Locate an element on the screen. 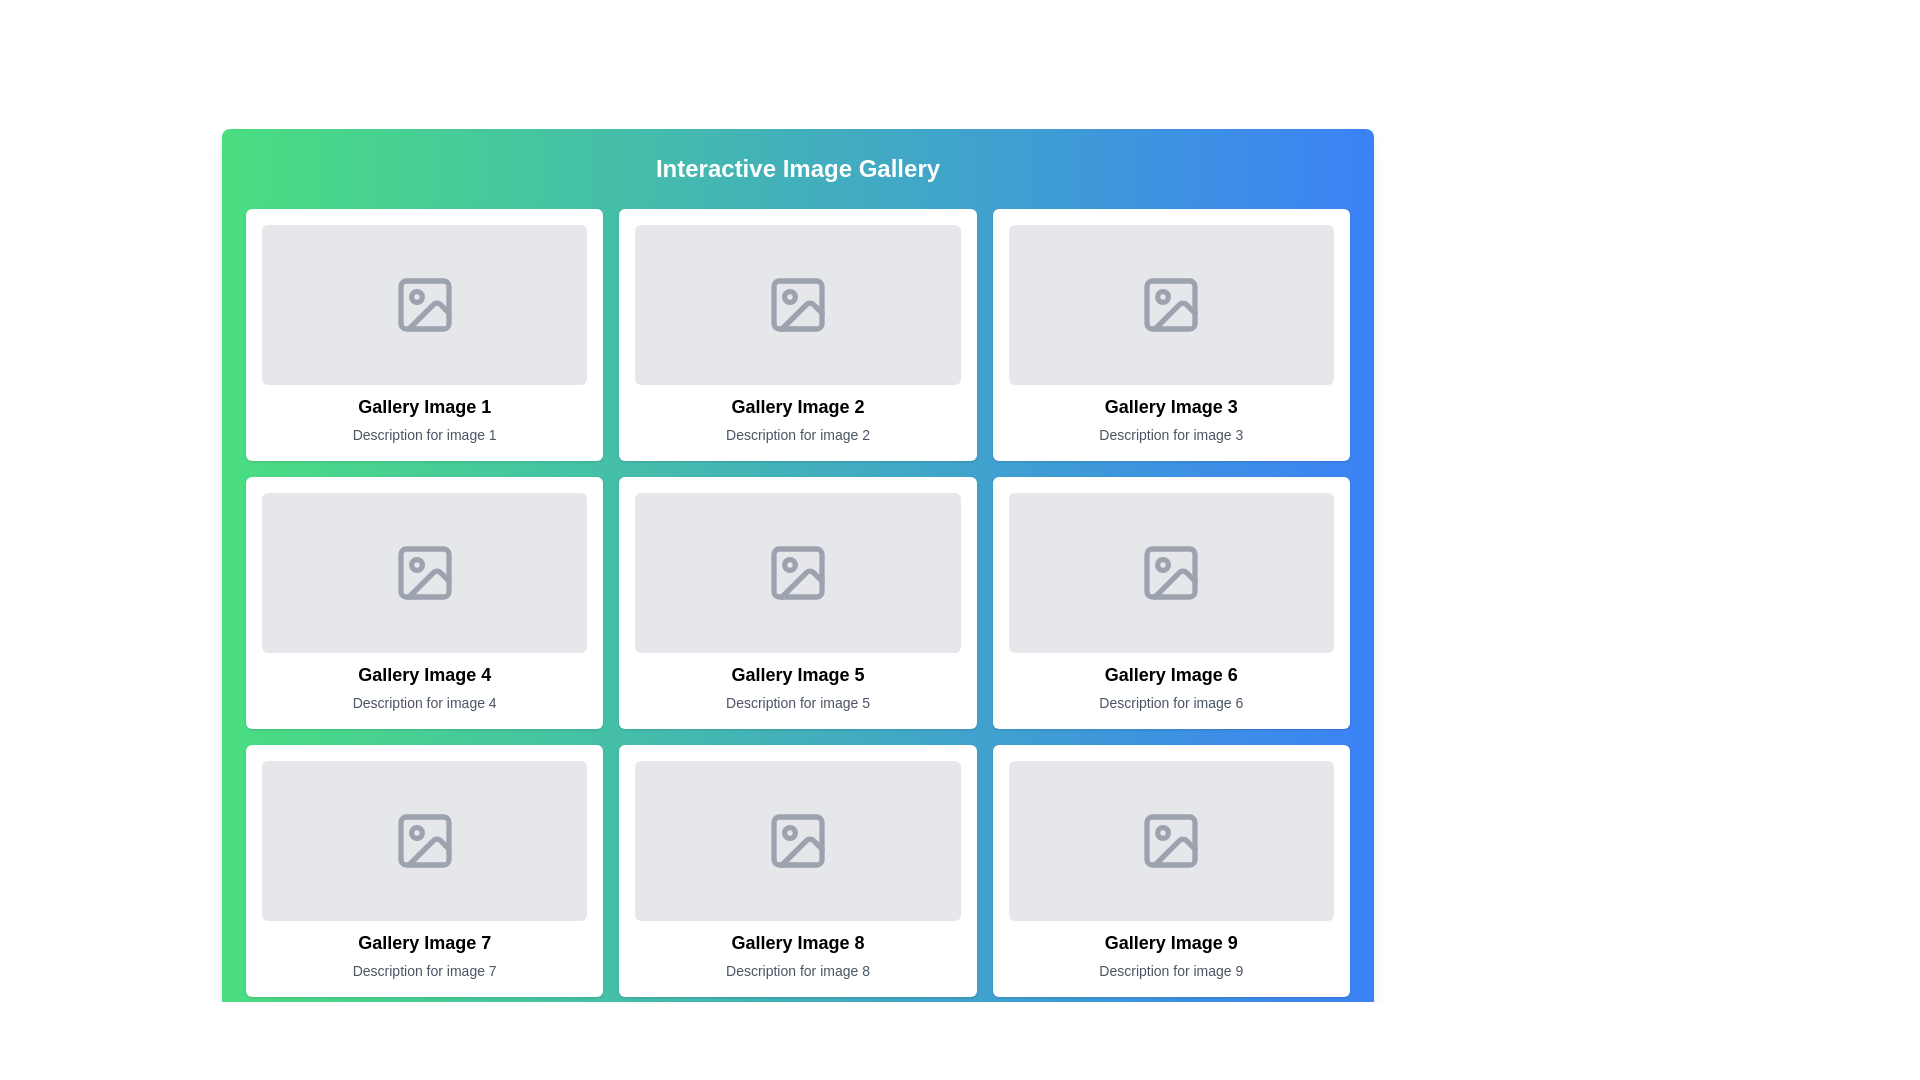 The width and height of the screenshot is (1920, 1080). the text label that displays 'Gallery Image 1', which is styled in a larger, semi-bold font and is positioned above the description text in the gallery item is located at coordinates (423, 406).